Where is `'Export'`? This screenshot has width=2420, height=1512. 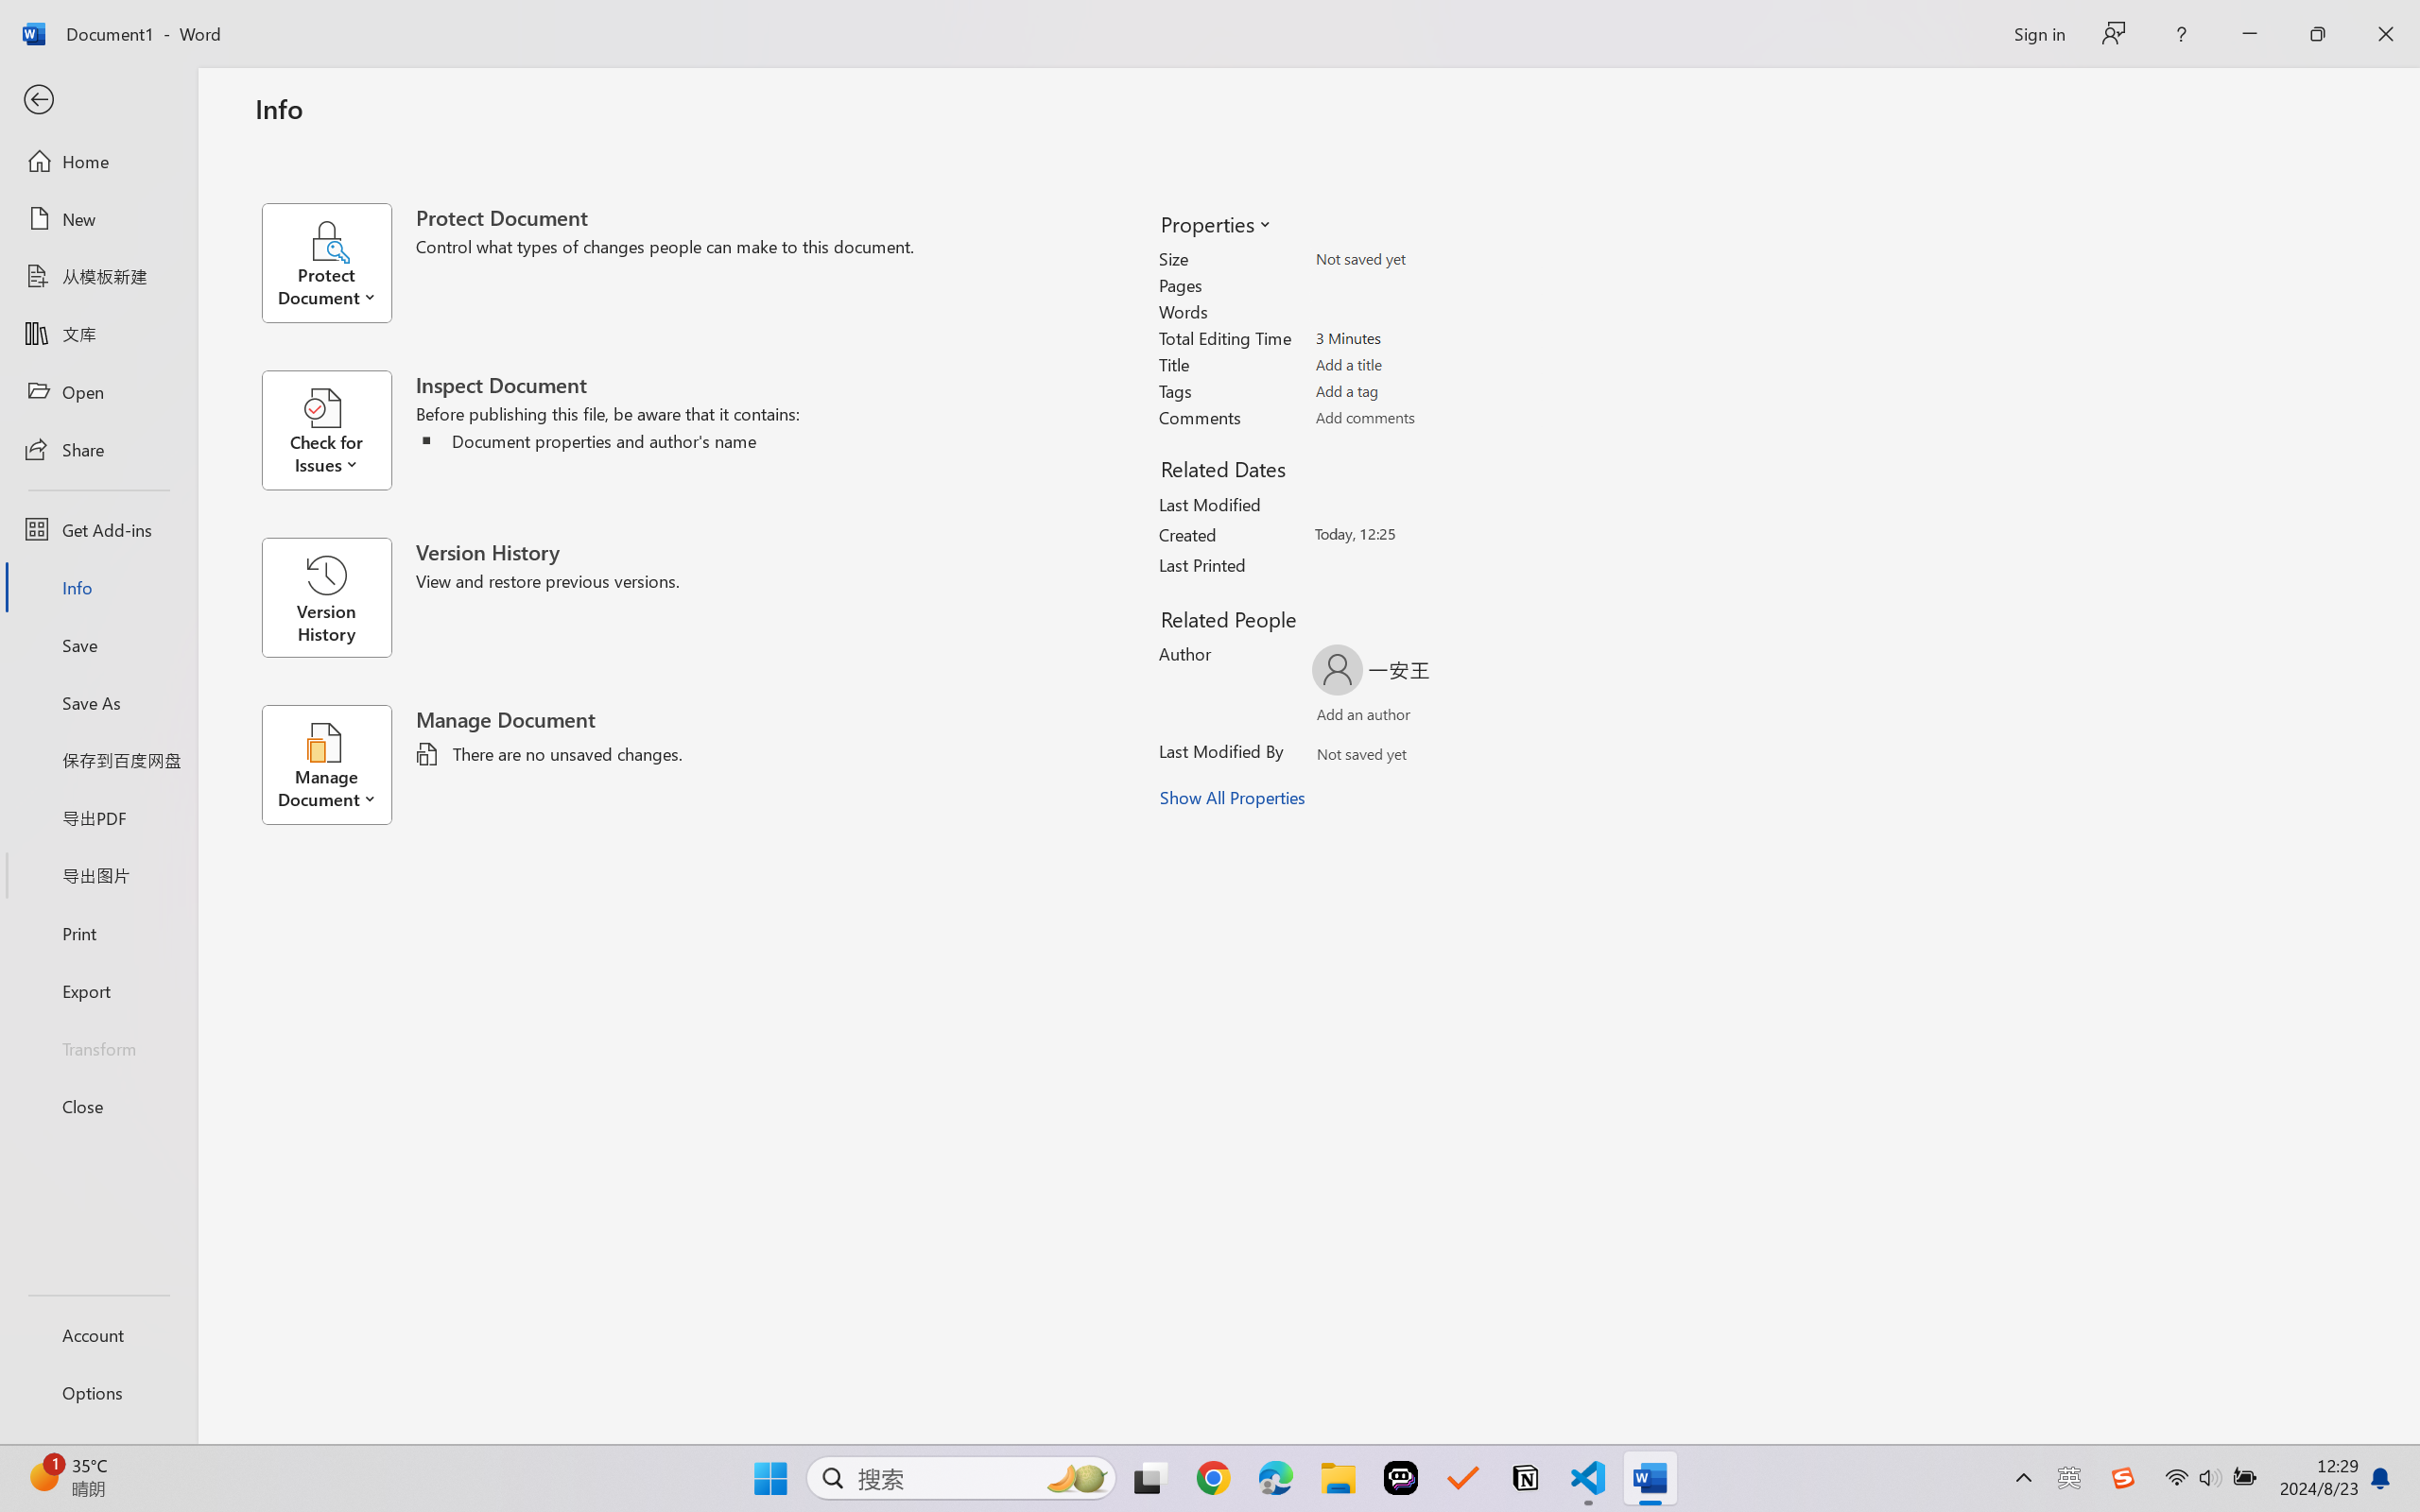
'Export' is located at coordinates (97, 989).